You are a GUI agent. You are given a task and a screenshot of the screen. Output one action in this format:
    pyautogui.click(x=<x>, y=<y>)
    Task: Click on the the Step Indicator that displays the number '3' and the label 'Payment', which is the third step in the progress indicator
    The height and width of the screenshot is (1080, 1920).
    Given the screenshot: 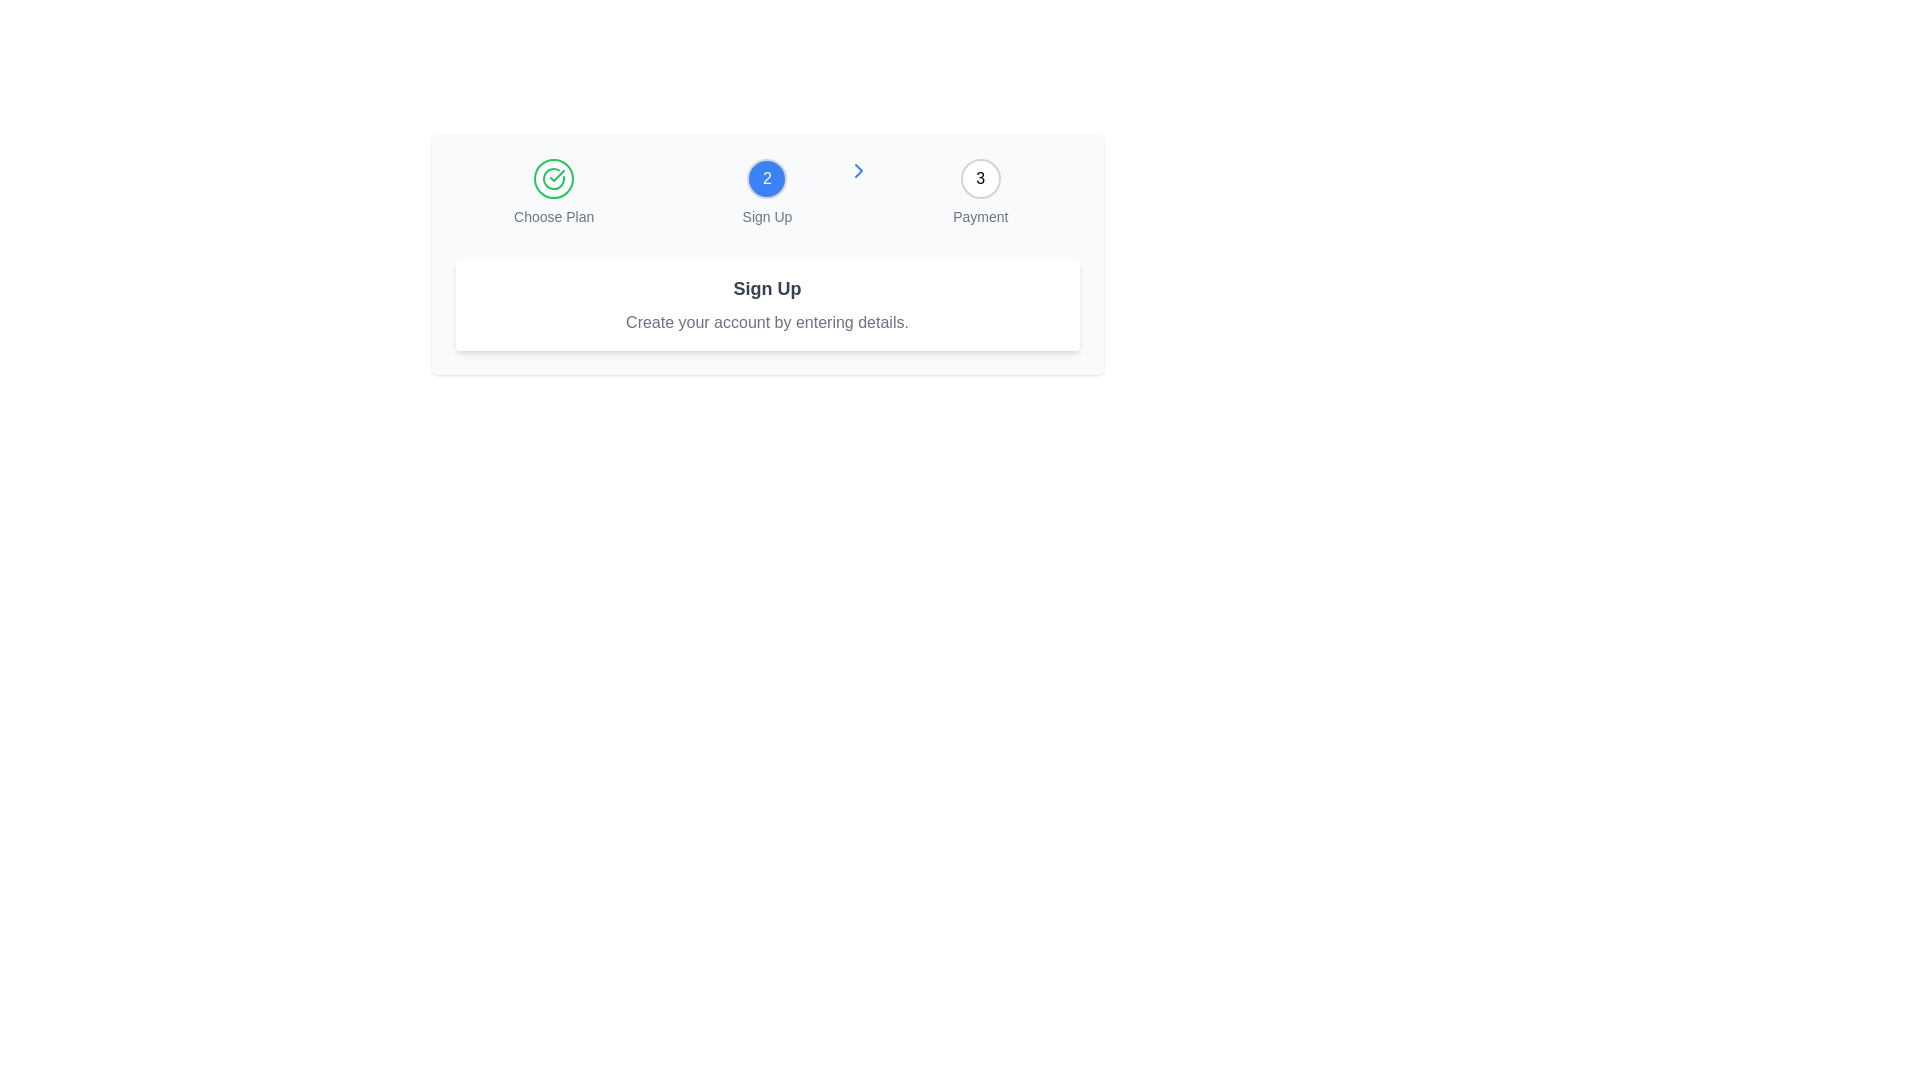 What is the action you would take?
    pyautogui.click(x=980, y=192)
    